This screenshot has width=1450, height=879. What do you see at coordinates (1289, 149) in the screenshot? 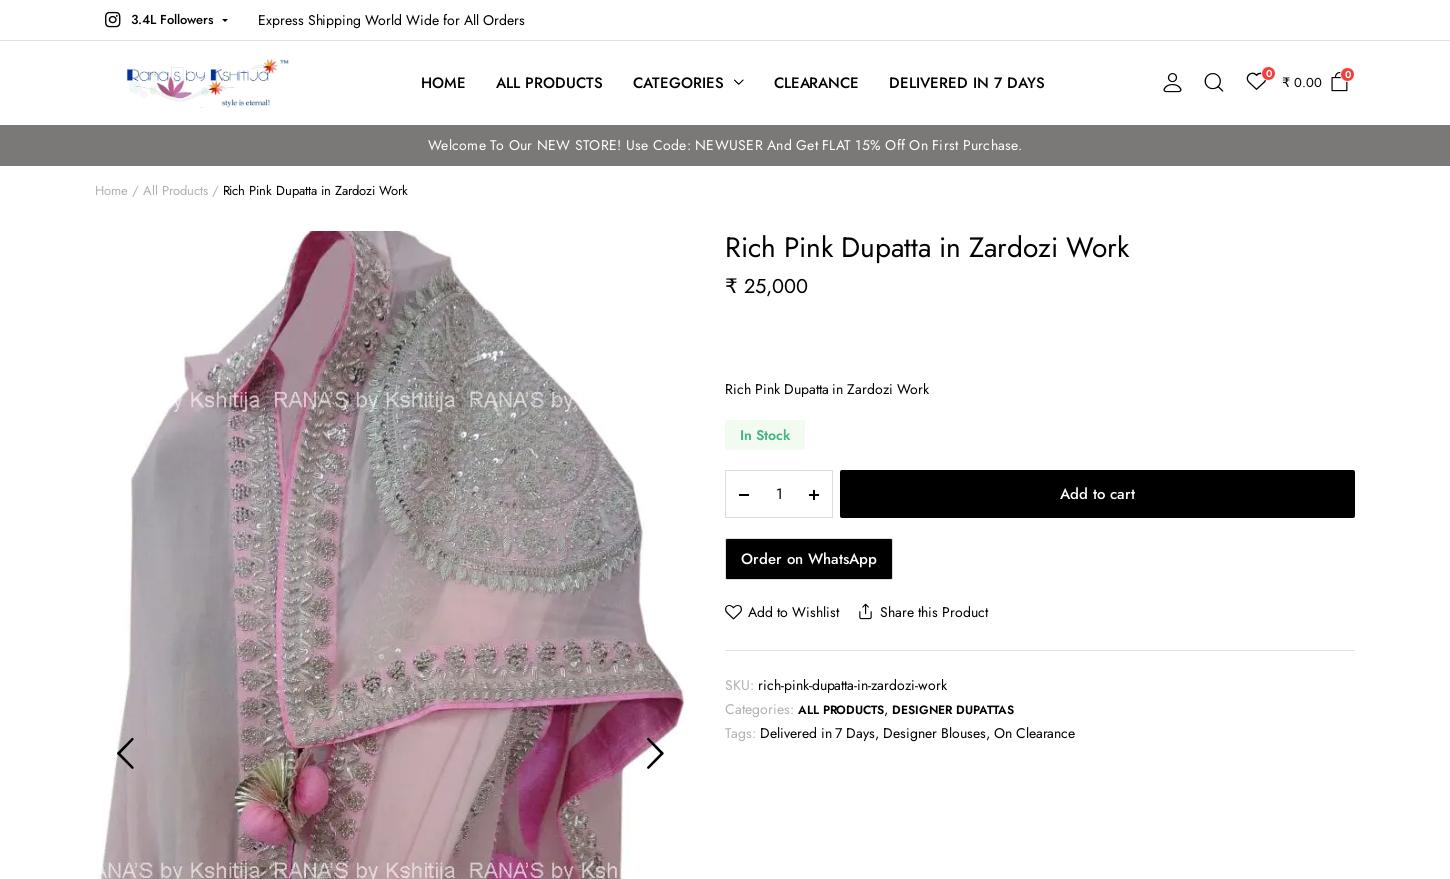
I see `'This is the price in Indian Rupees'` at bounding box center [1289, 149].